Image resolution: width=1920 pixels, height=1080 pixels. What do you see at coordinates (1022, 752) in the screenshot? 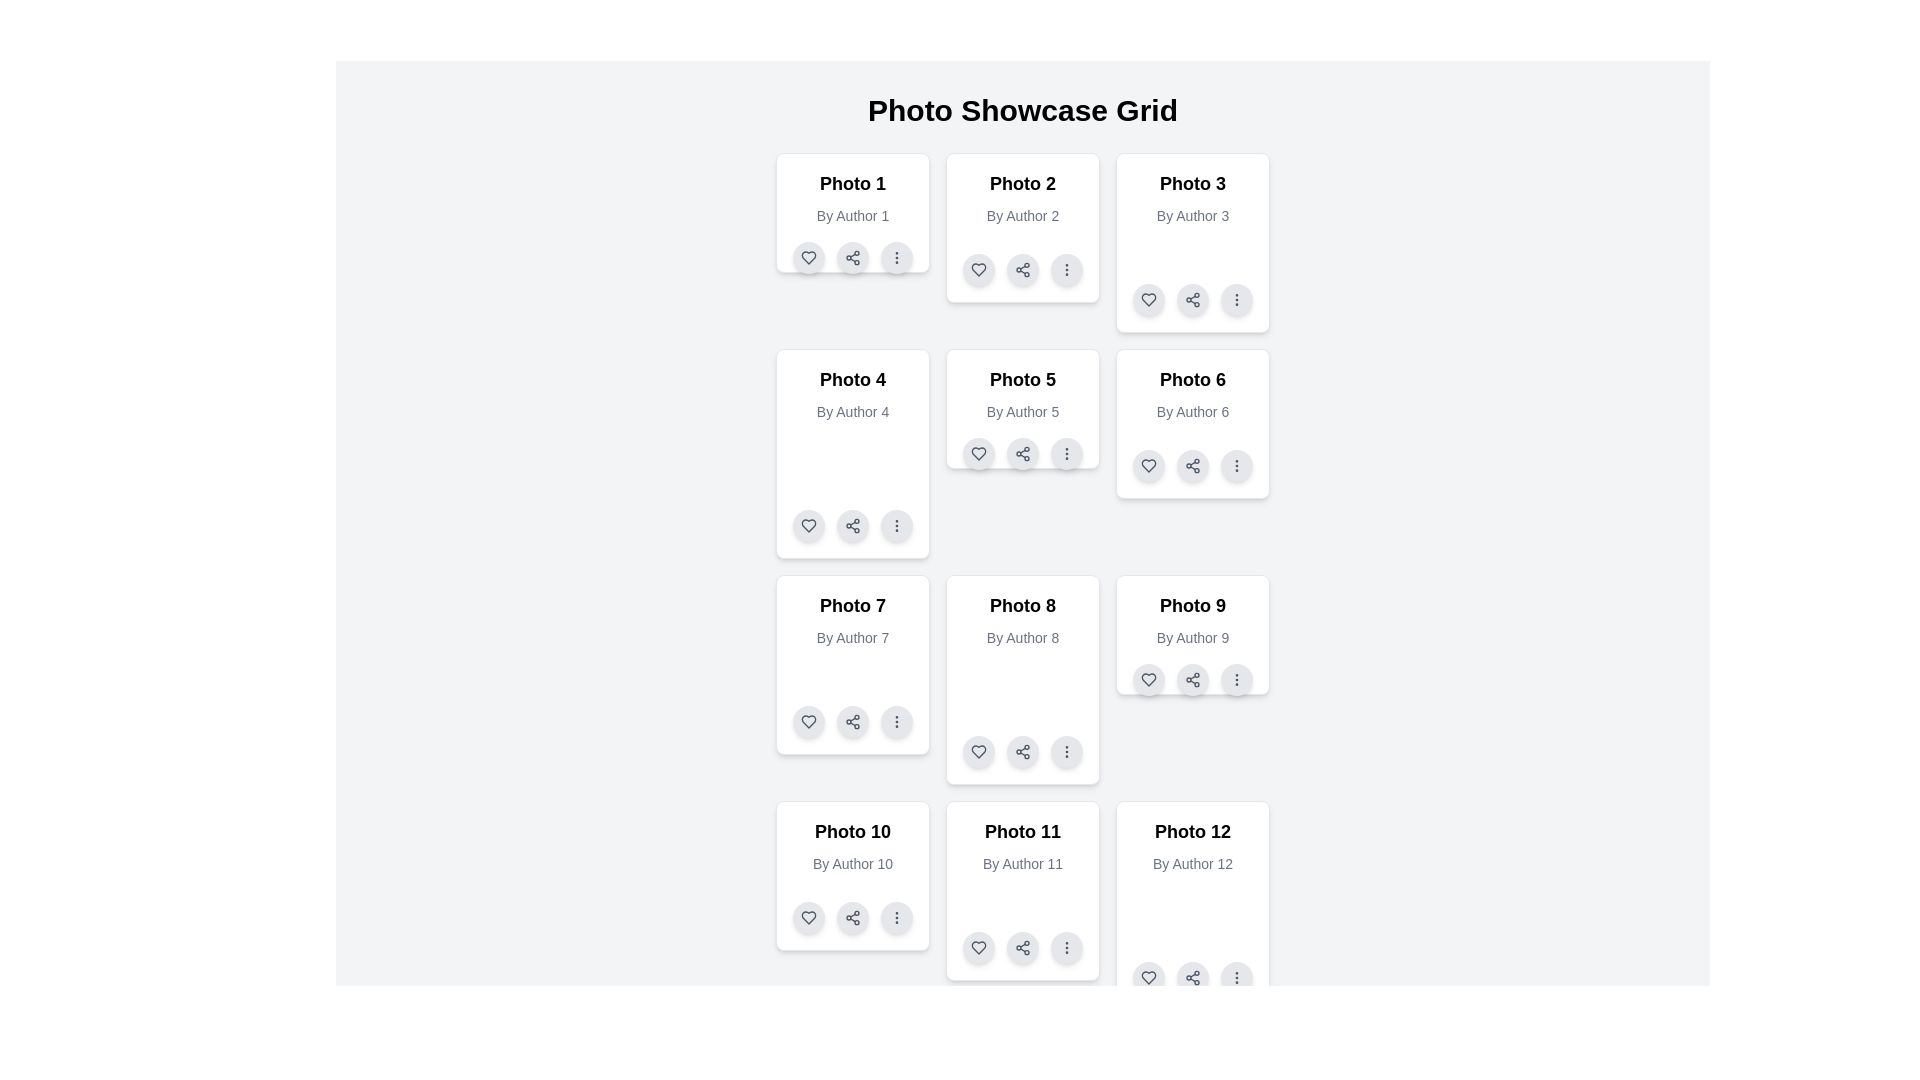
I see `the 'share' icon button located at the bottom center of the 'Photo 8' card` at bounding box center [1022, 752].